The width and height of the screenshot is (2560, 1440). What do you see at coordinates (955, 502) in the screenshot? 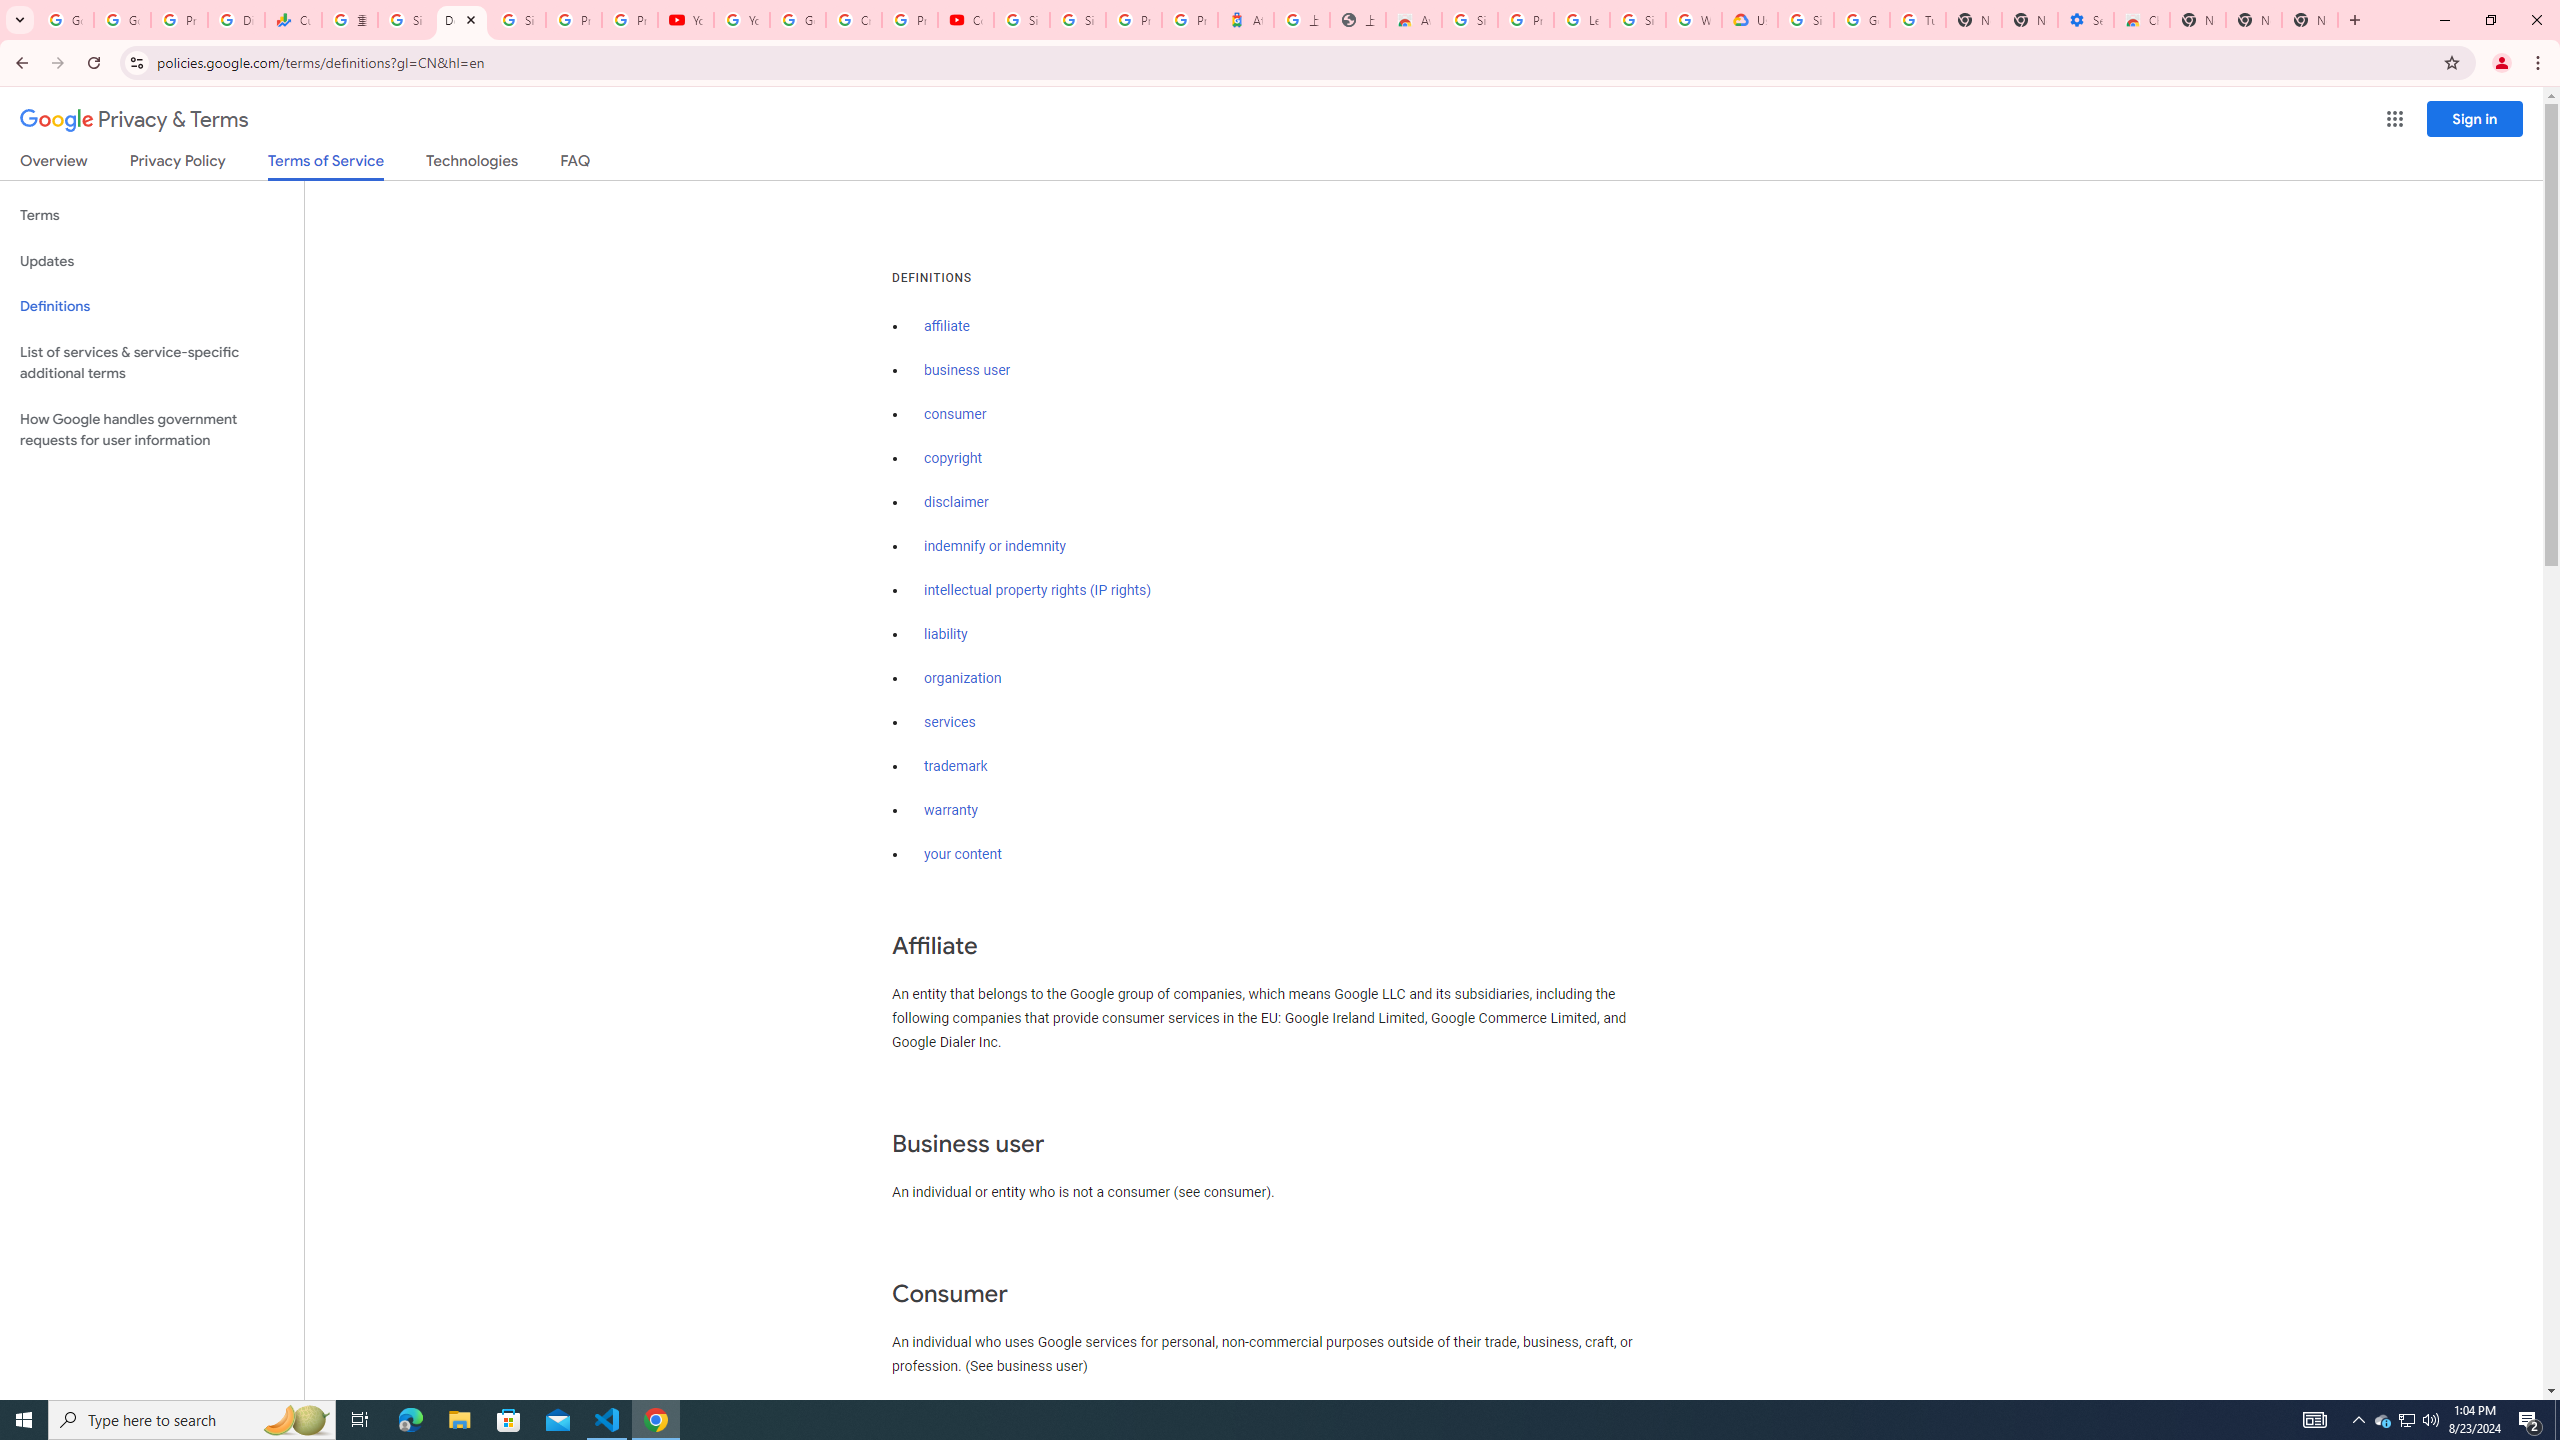
I see `'disclaimer'` at bounding box center [955, 502].